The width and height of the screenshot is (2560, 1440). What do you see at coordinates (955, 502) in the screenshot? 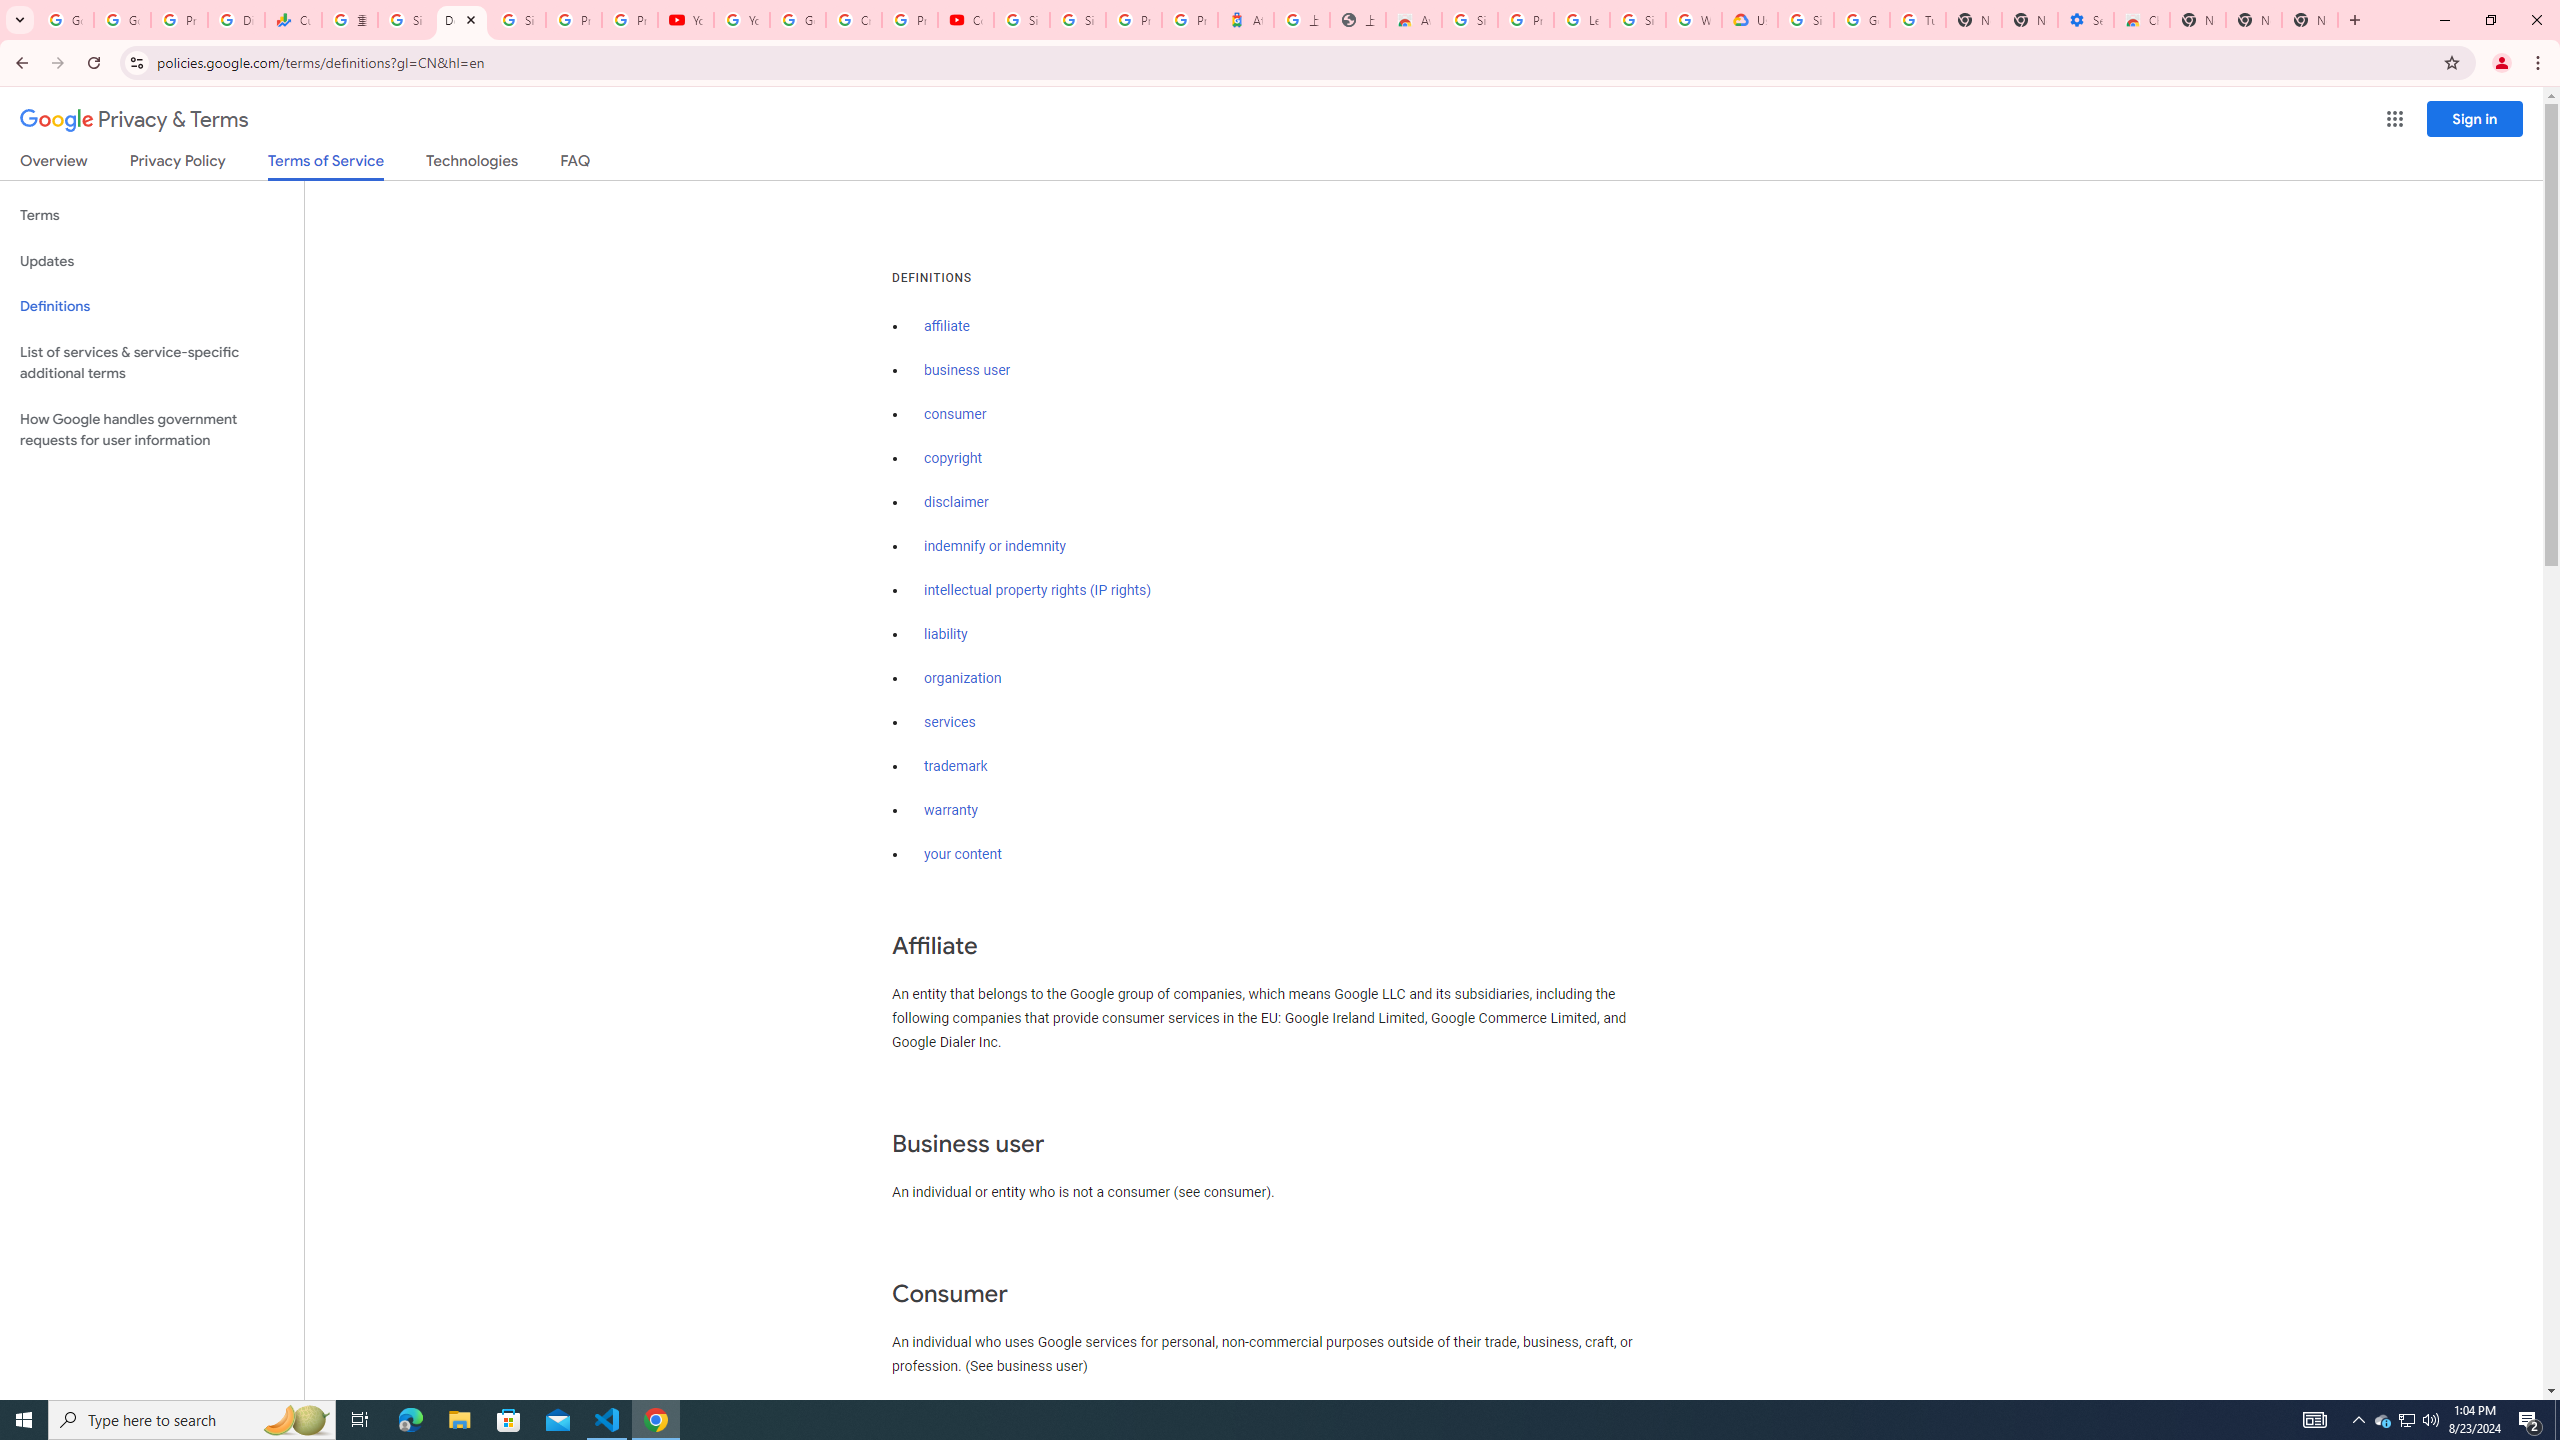
I see `'disclaimer'` at bounding box center [955, 502].